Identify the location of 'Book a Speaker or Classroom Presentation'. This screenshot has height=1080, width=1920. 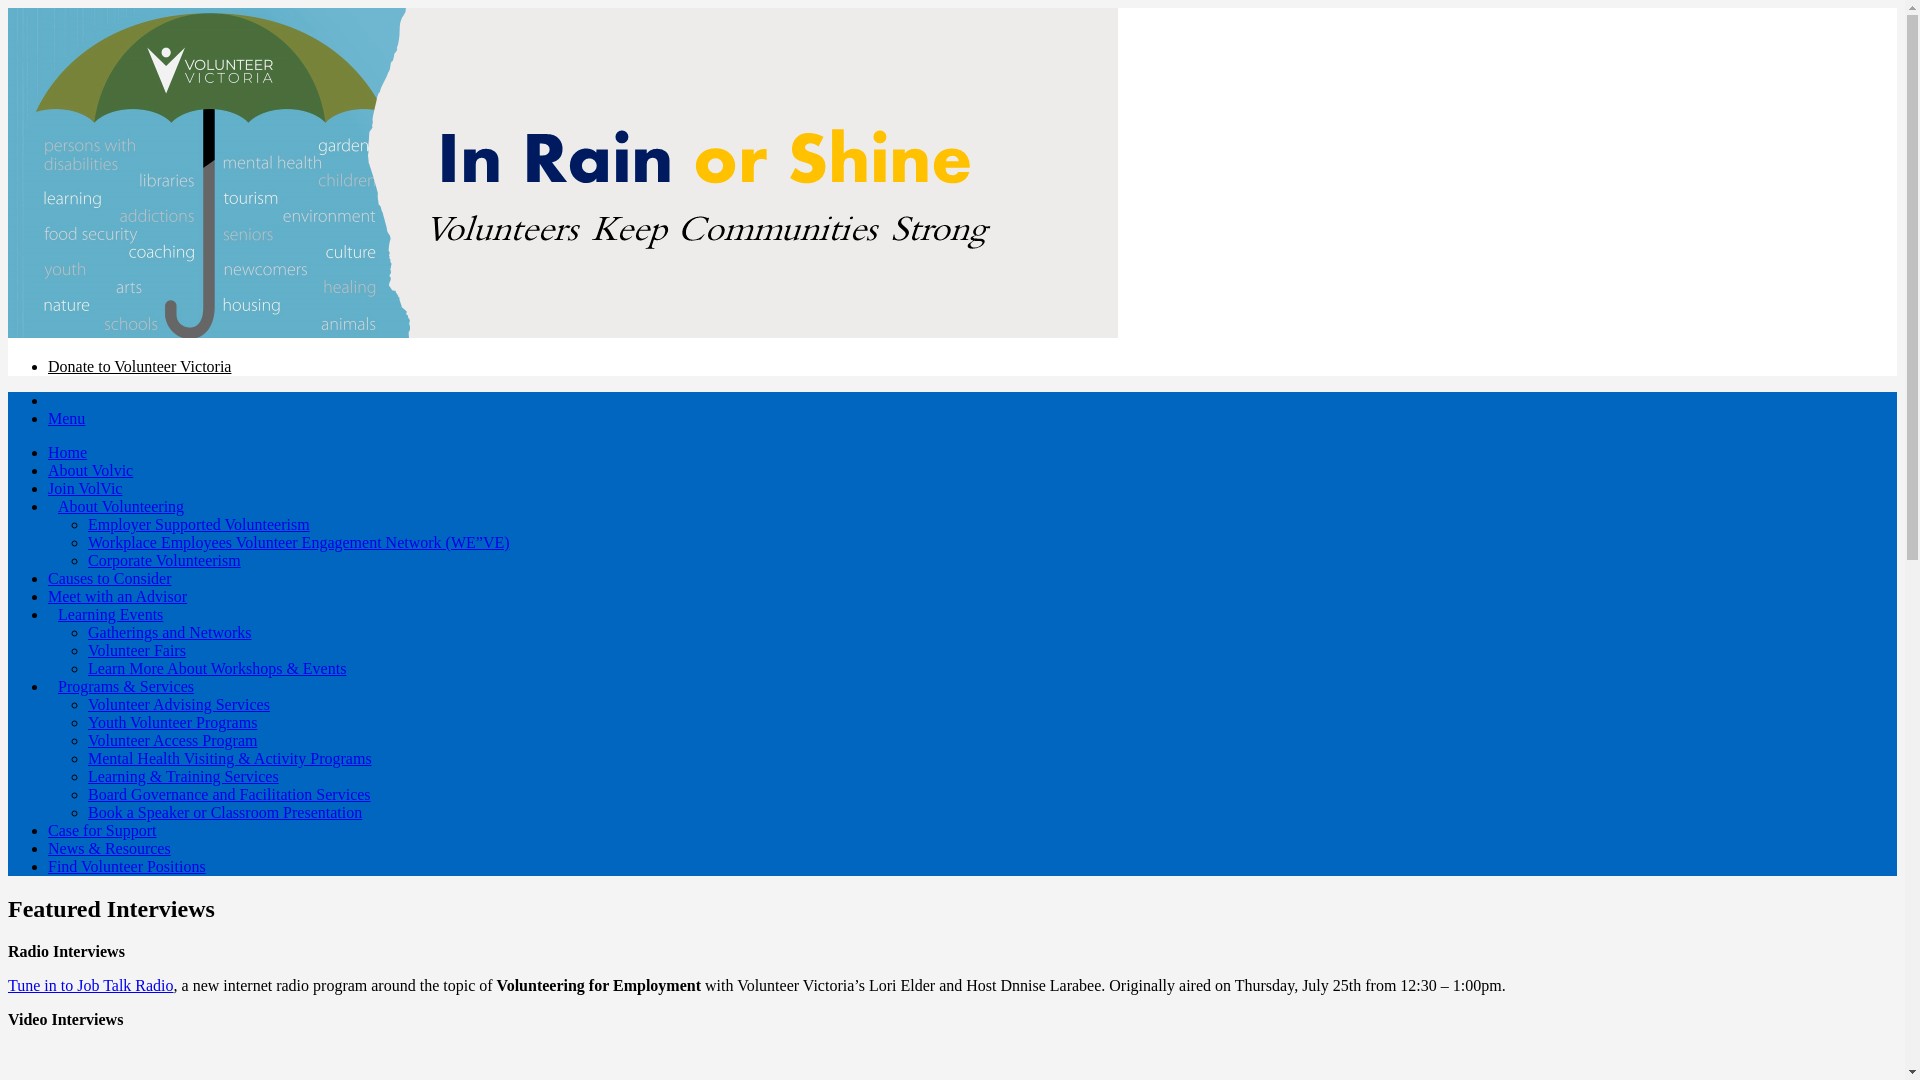
(225, 812).